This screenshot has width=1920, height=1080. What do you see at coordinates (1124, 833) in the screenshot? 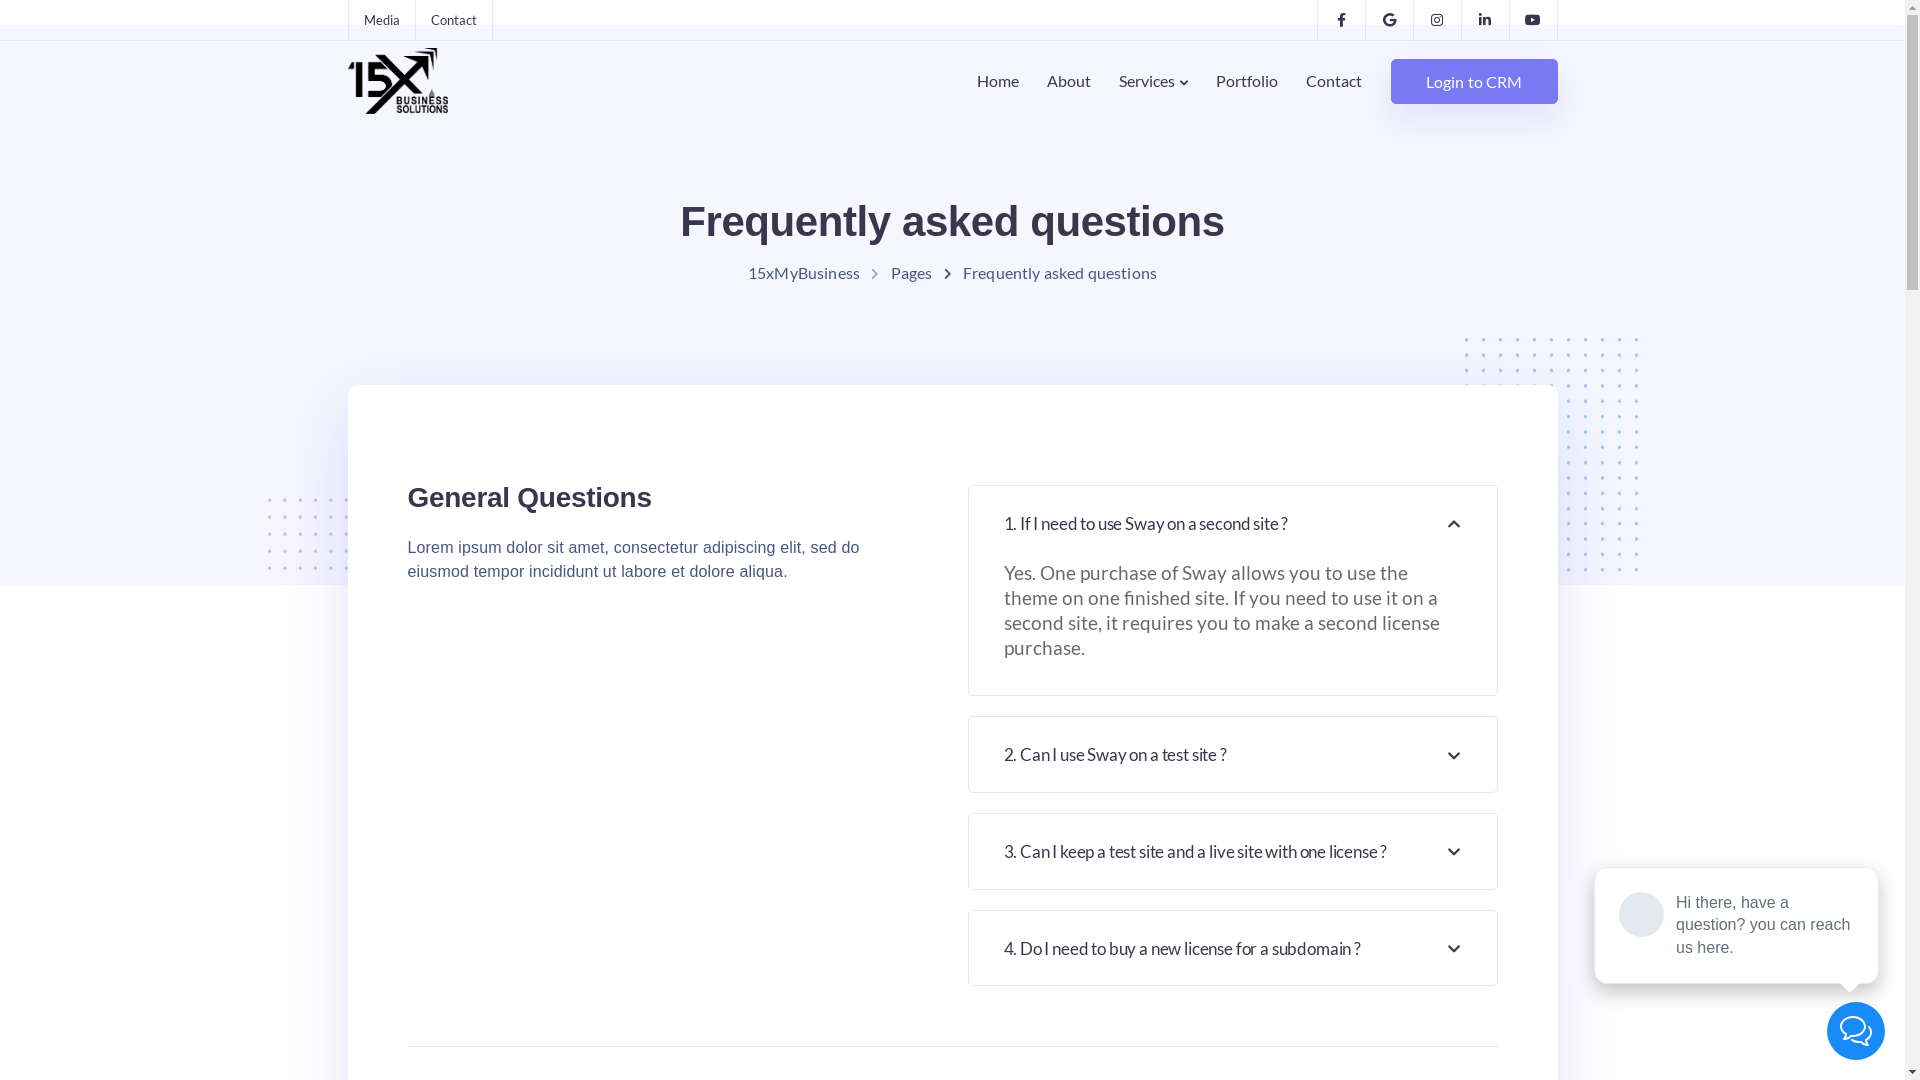
I see `'Social Media Analyzer'` at bounding box center [1124, 833].